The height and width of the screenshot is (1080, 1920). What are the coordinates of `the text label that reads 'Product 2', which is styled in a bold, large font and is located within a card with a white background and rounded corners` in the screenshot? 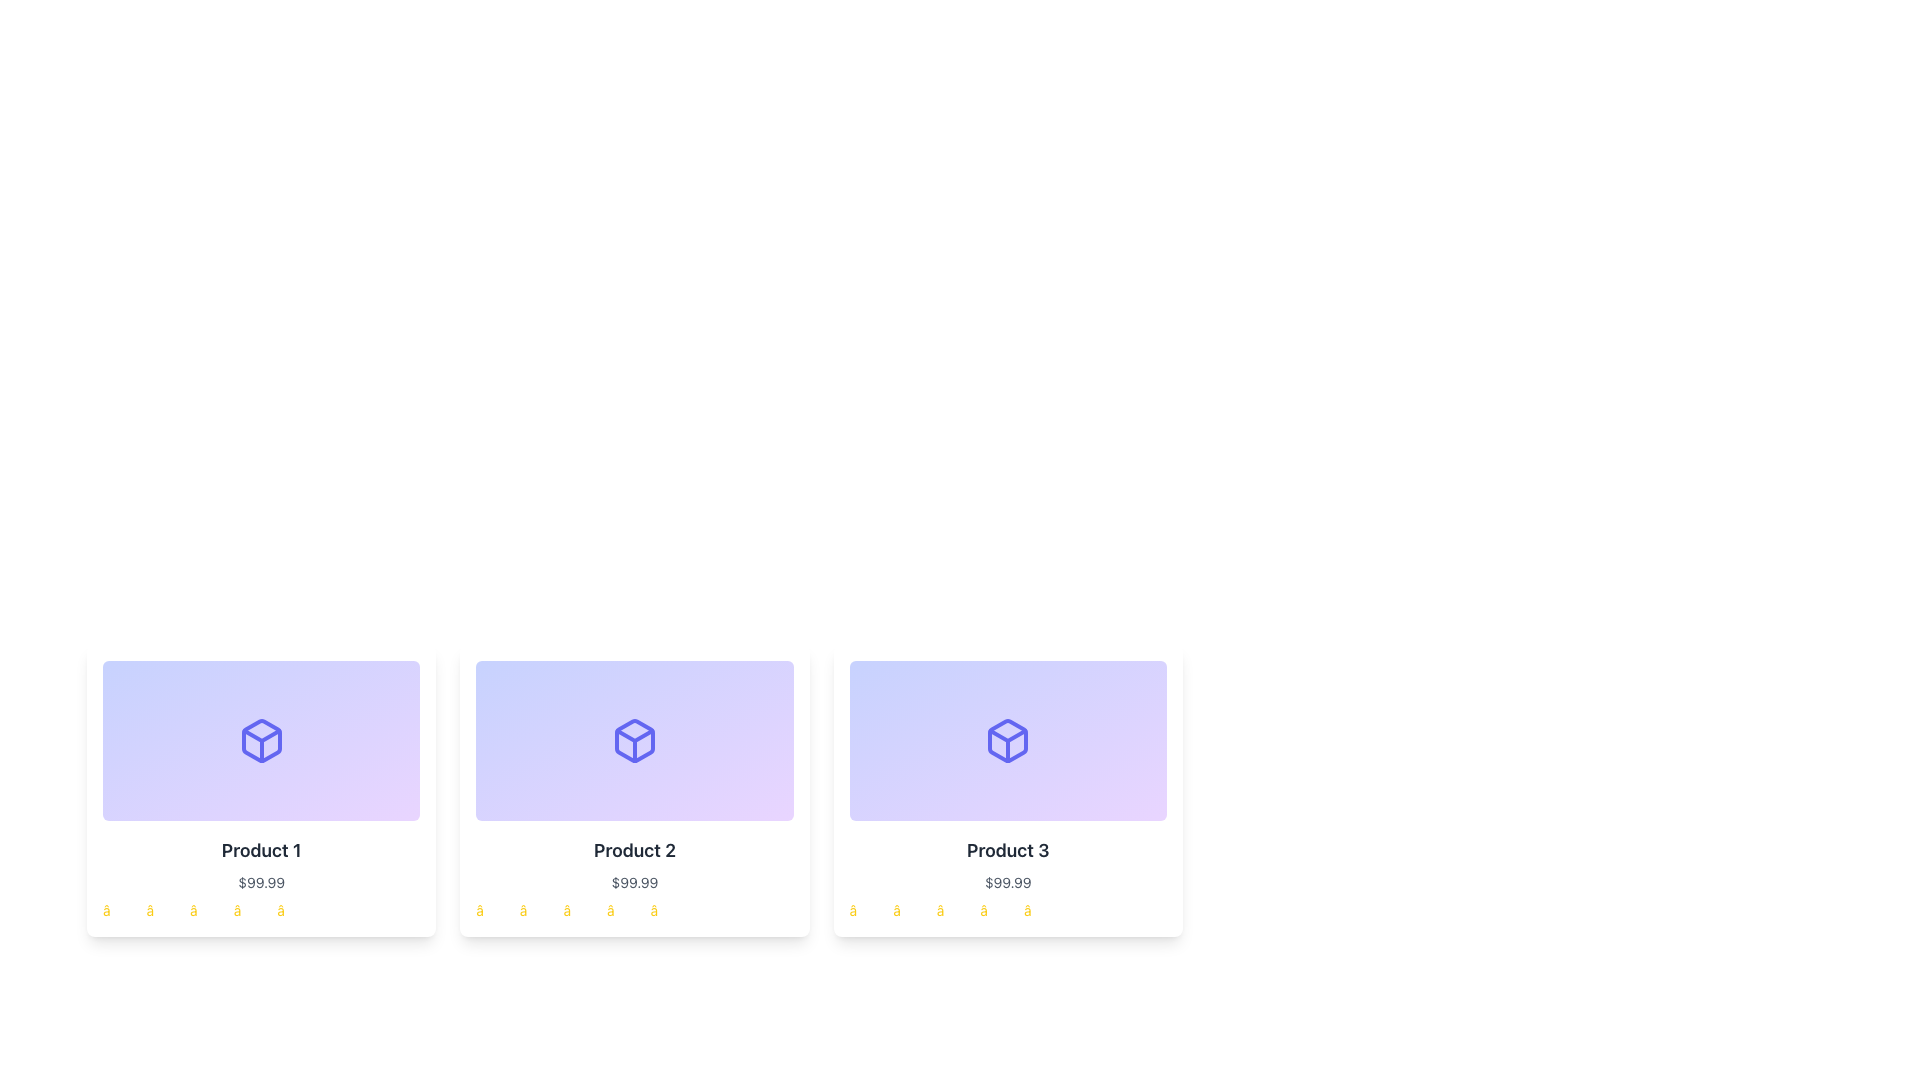 It's located at (633, 851).